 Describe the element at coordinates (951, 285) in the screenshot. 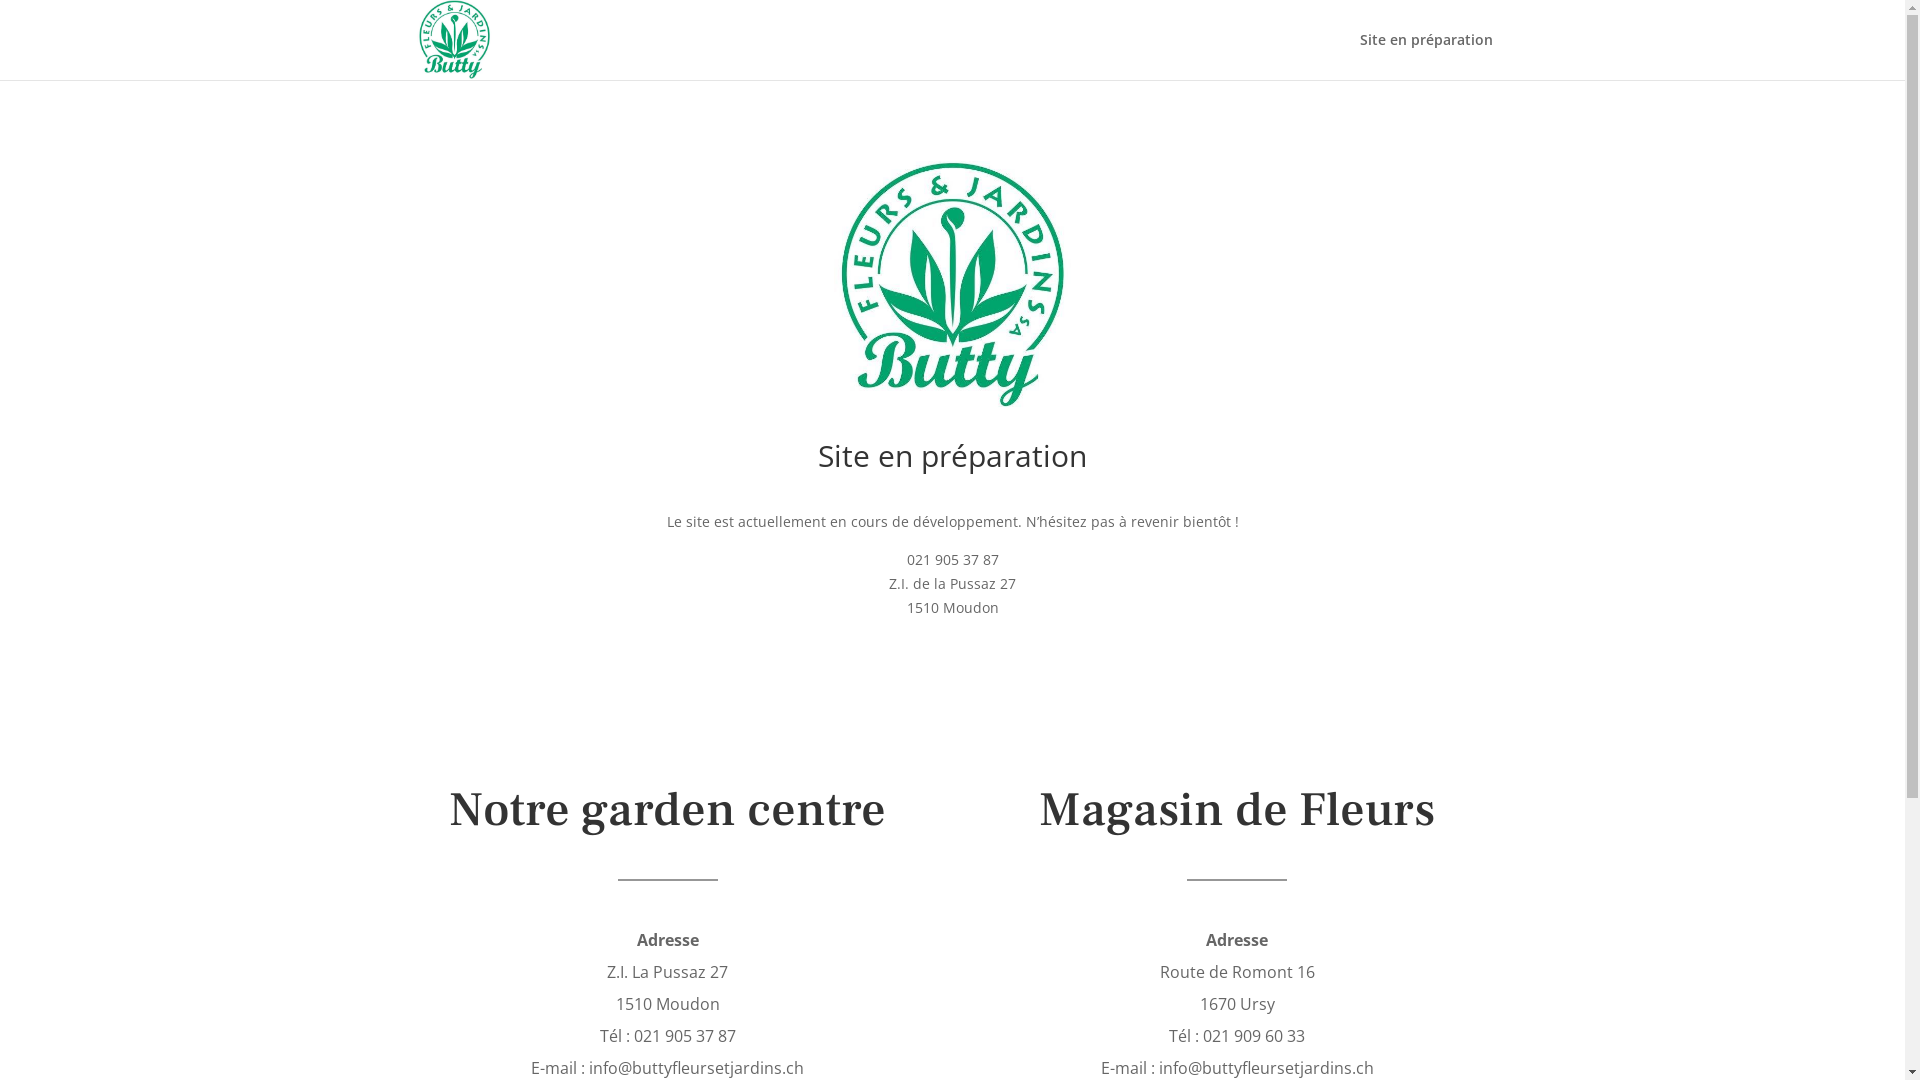

I see `'Accueil_Buttyfleurs'` at that location.